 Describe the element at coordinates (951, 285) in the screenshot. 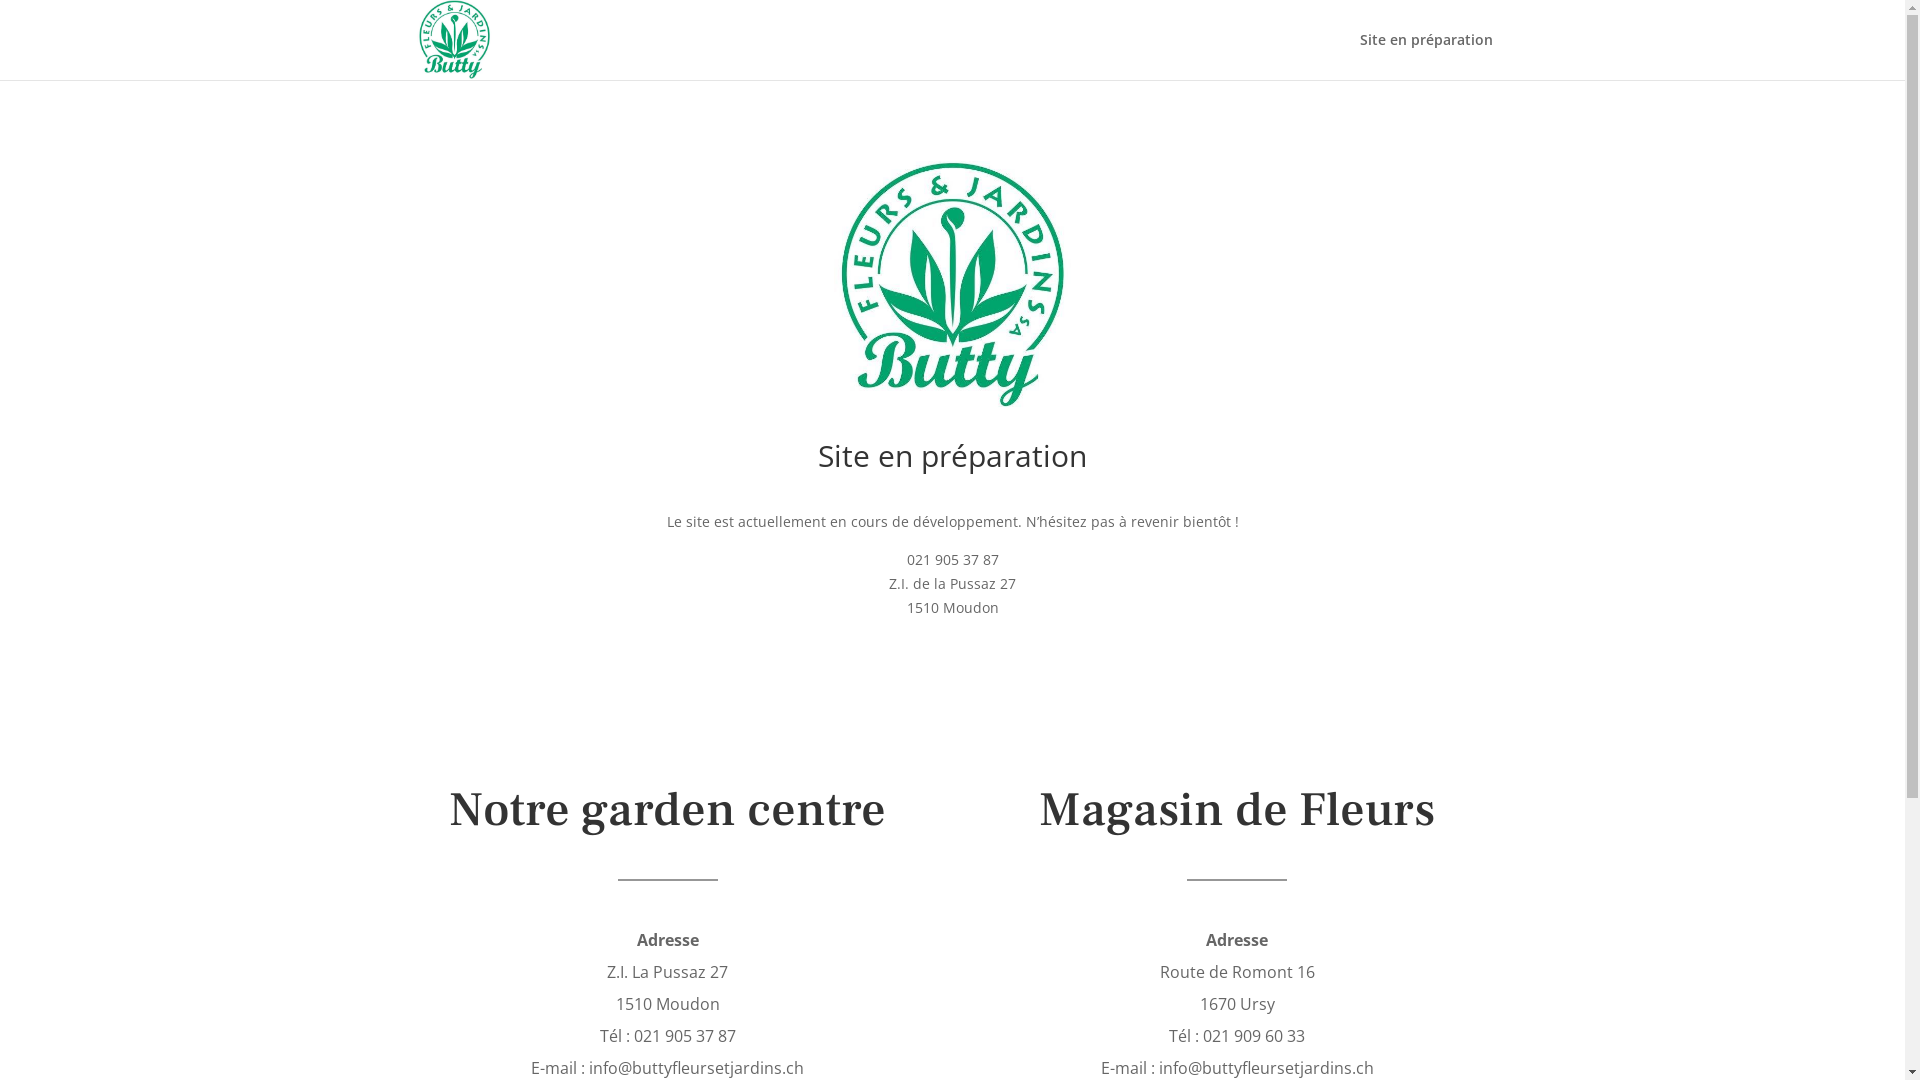

I see `'Accueil_Buttyfleurs'` at that location.